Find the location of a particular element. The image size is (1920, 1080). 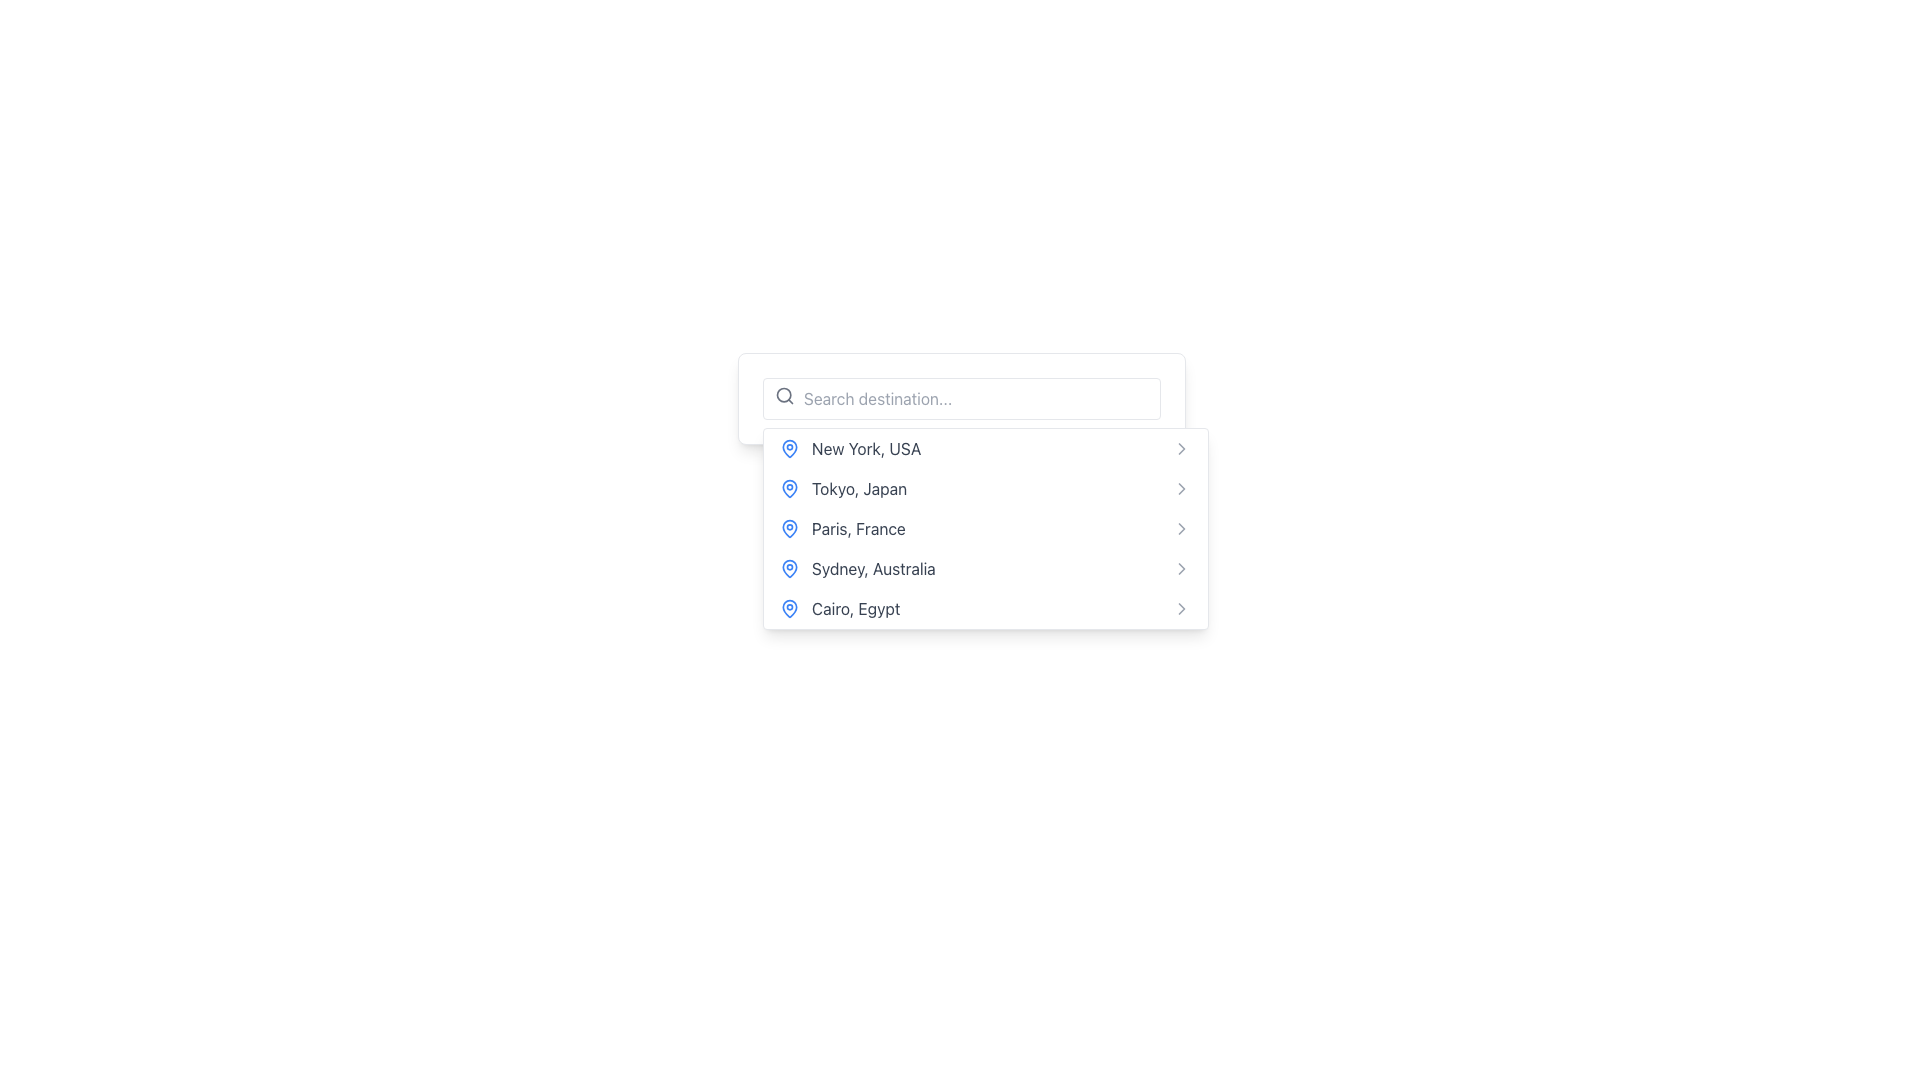

the location indicator icon positioned to the left of the text 'New York, USA', which is the first icon in a vertical list of location markers is located at coordinates (789, 447).